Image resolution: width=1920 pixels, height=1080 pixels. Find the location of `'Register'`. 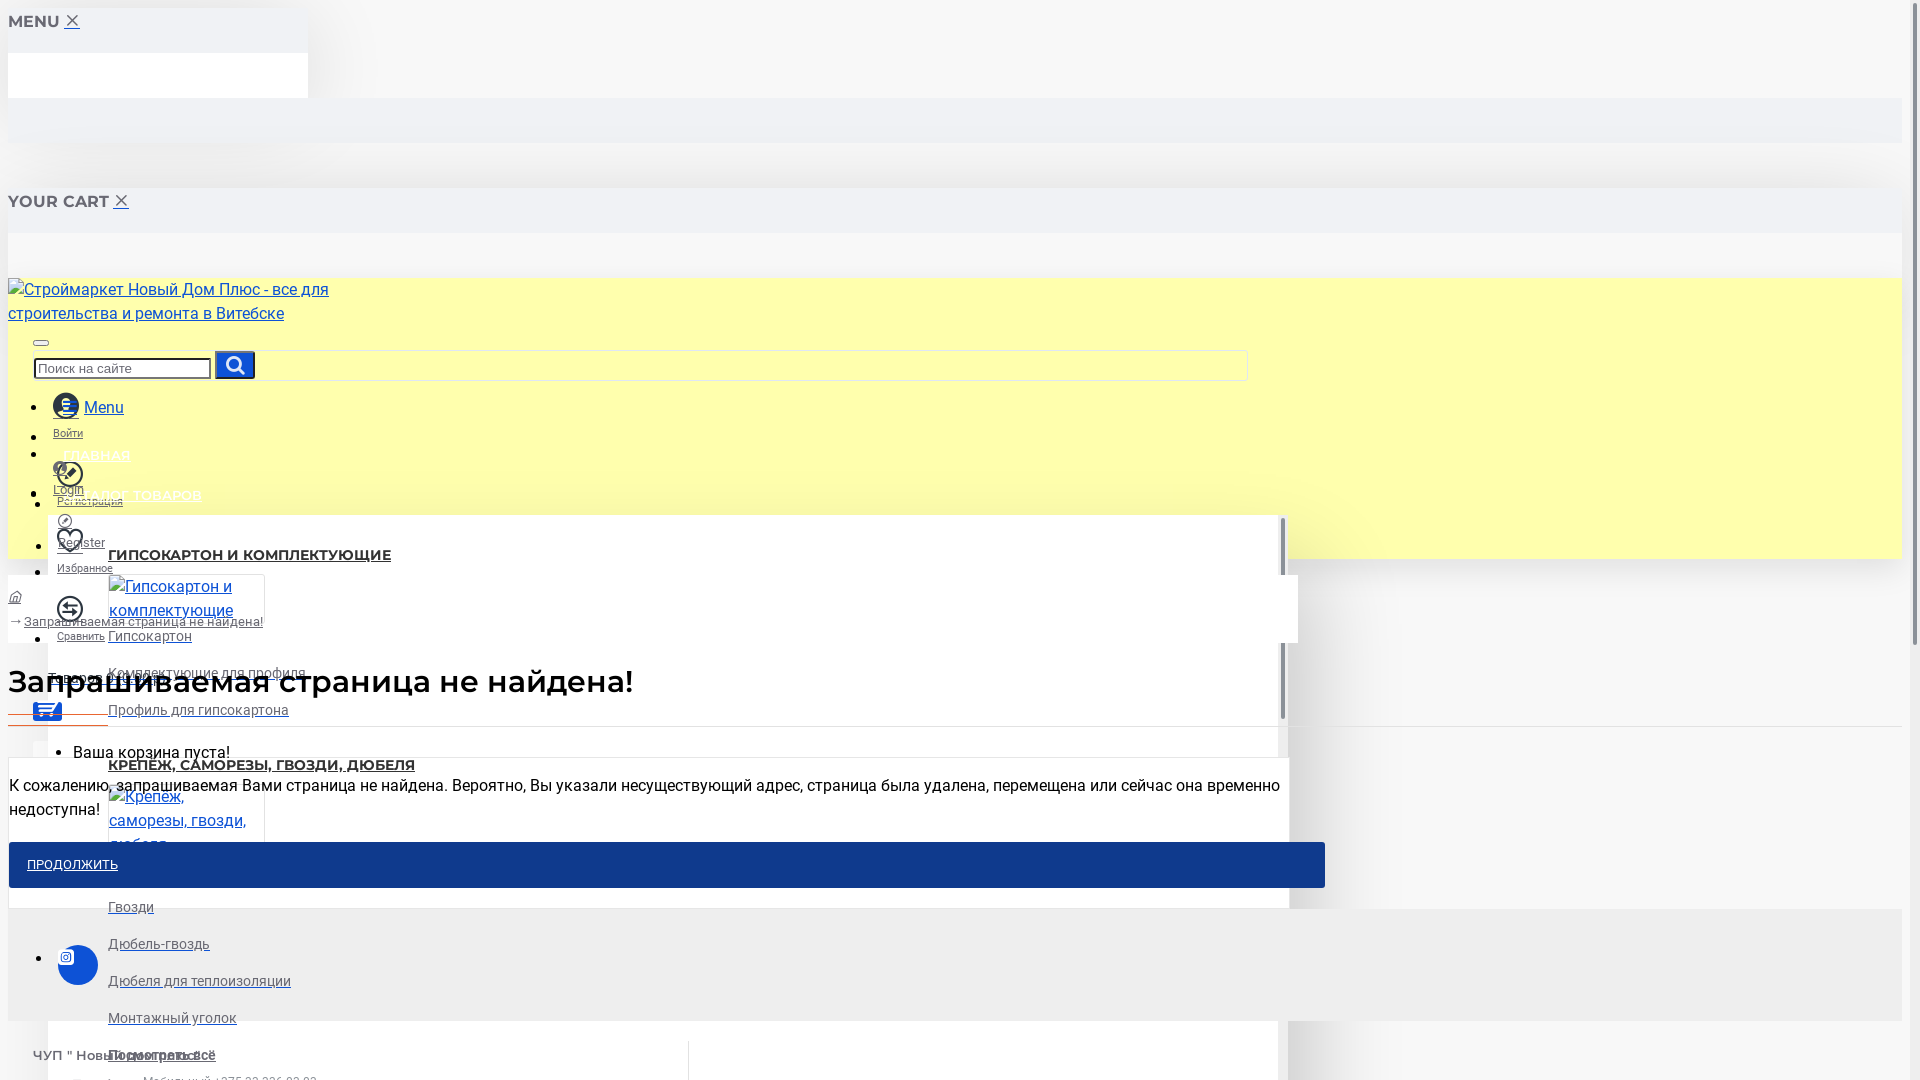

'Register' is located at coordinates (80, 530).